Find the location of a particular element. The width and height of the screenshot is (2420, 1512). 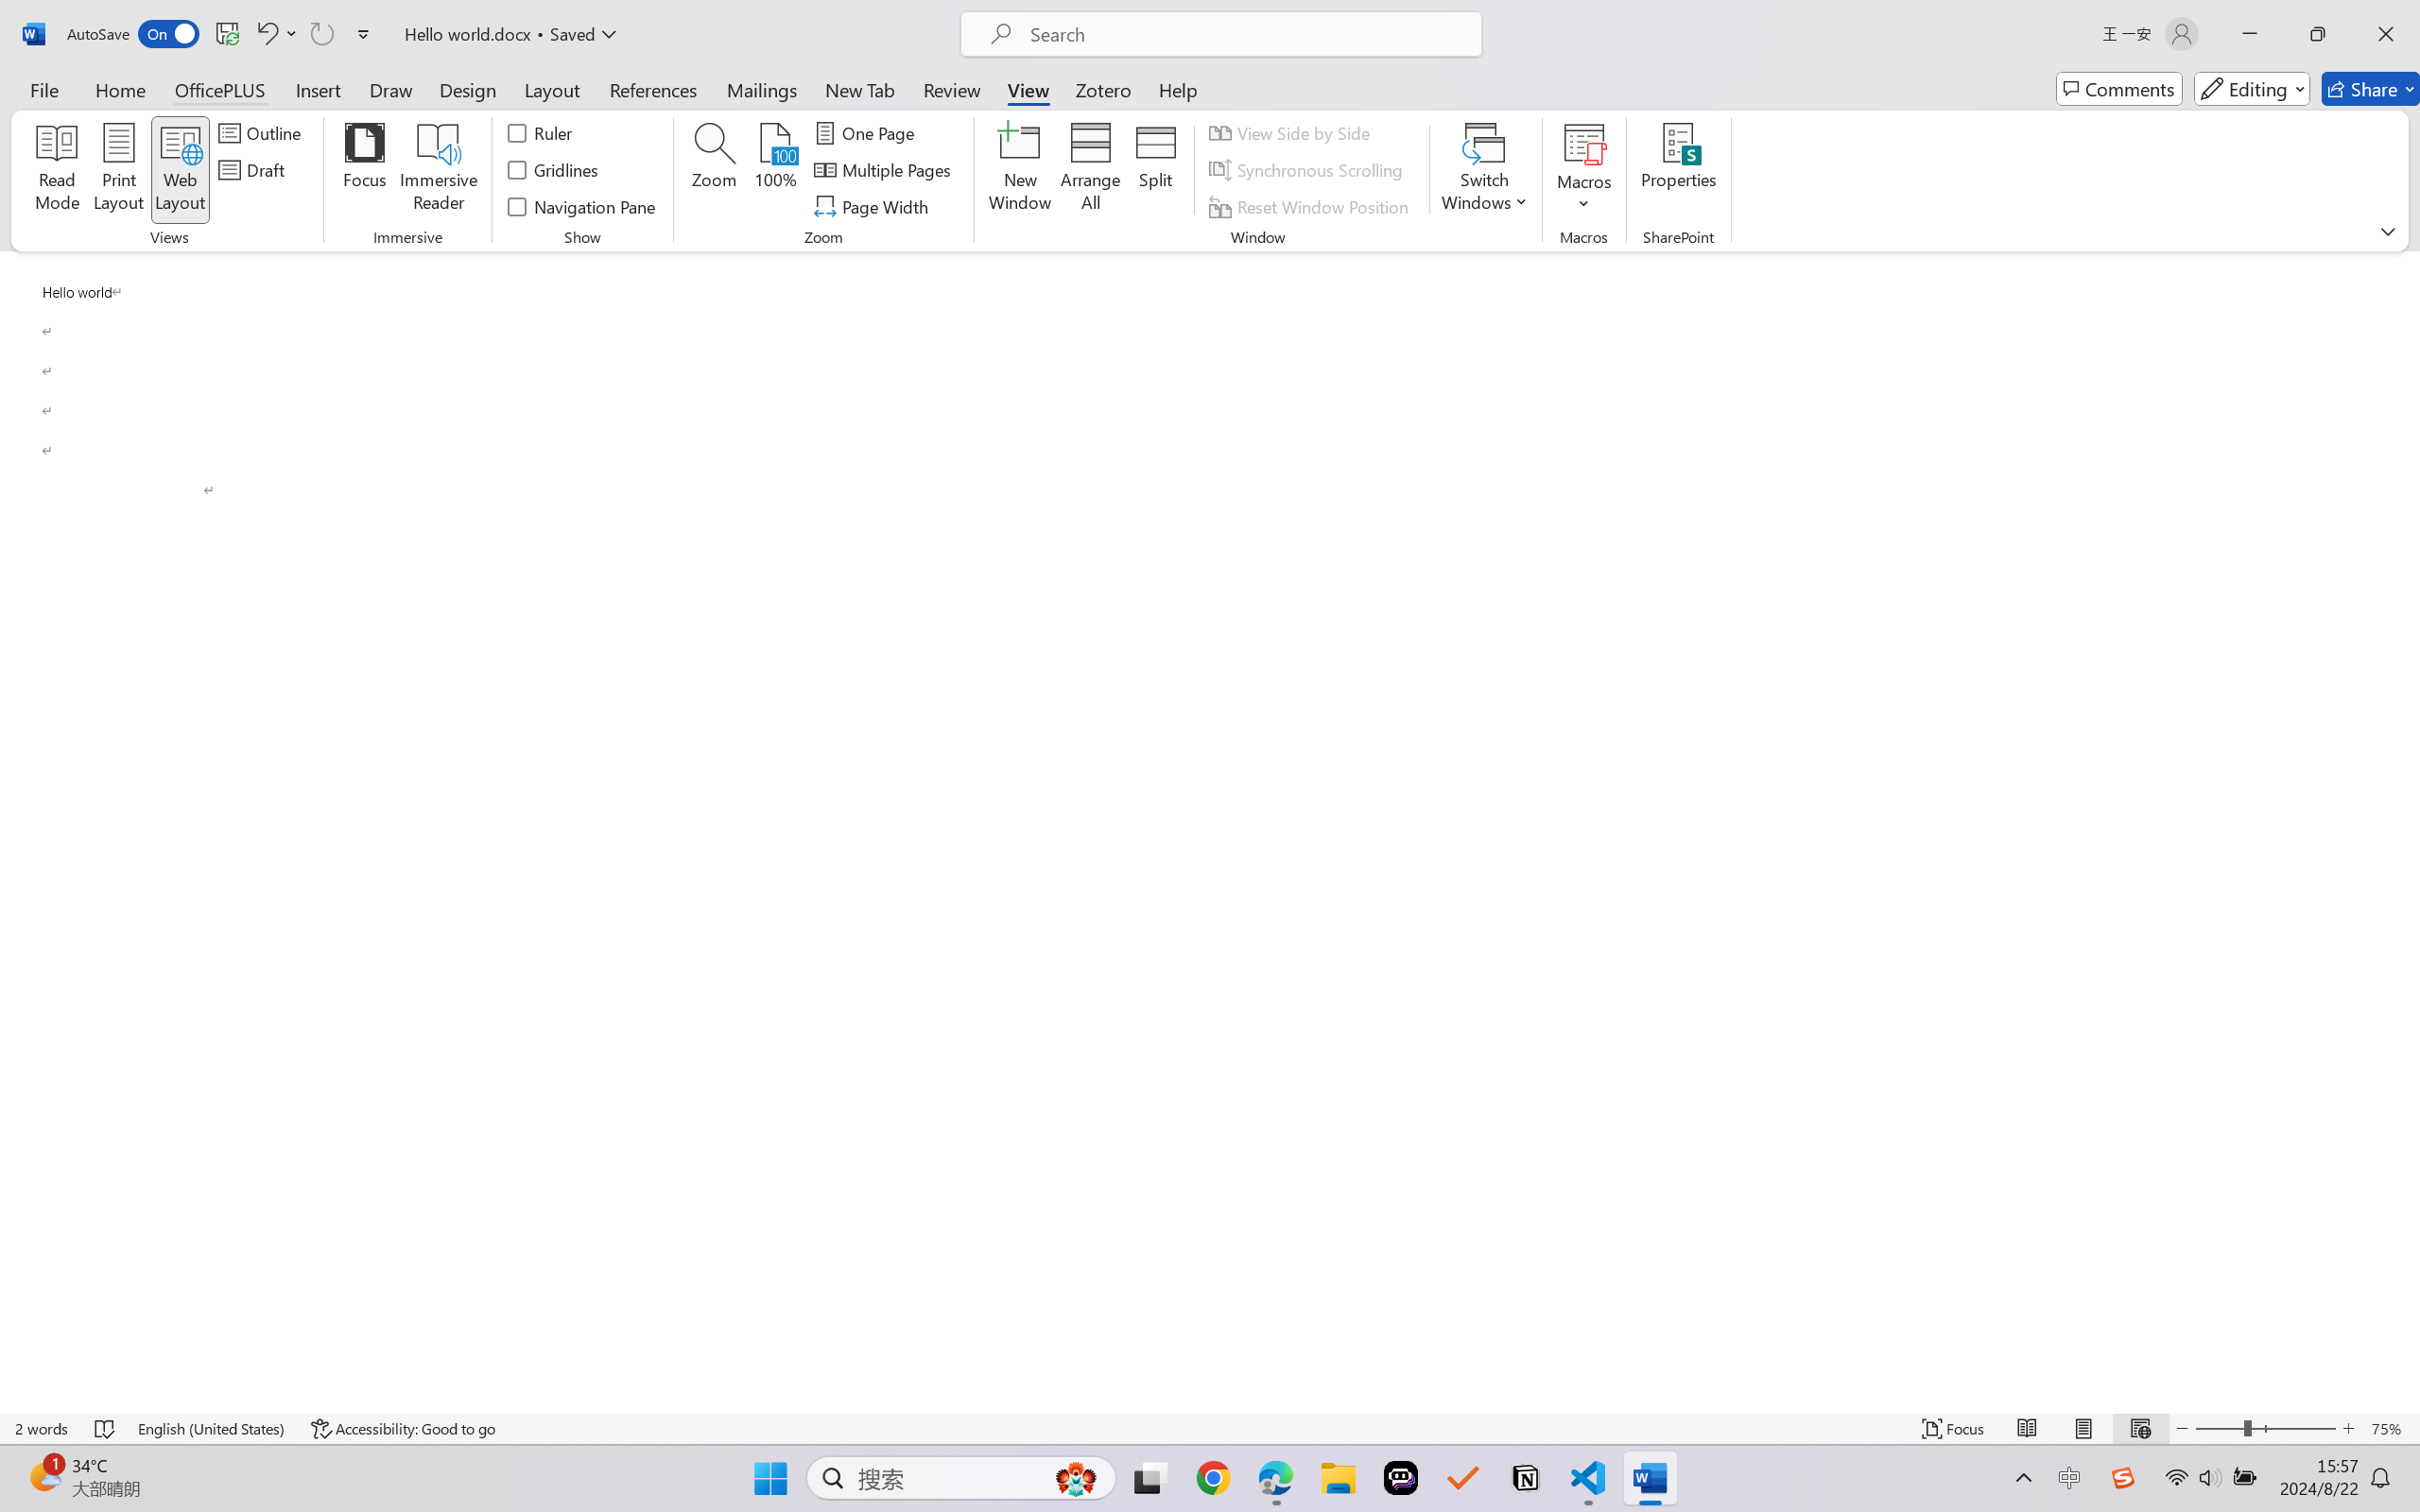

'Navigation Pane' is located at coordinates (581, 207).